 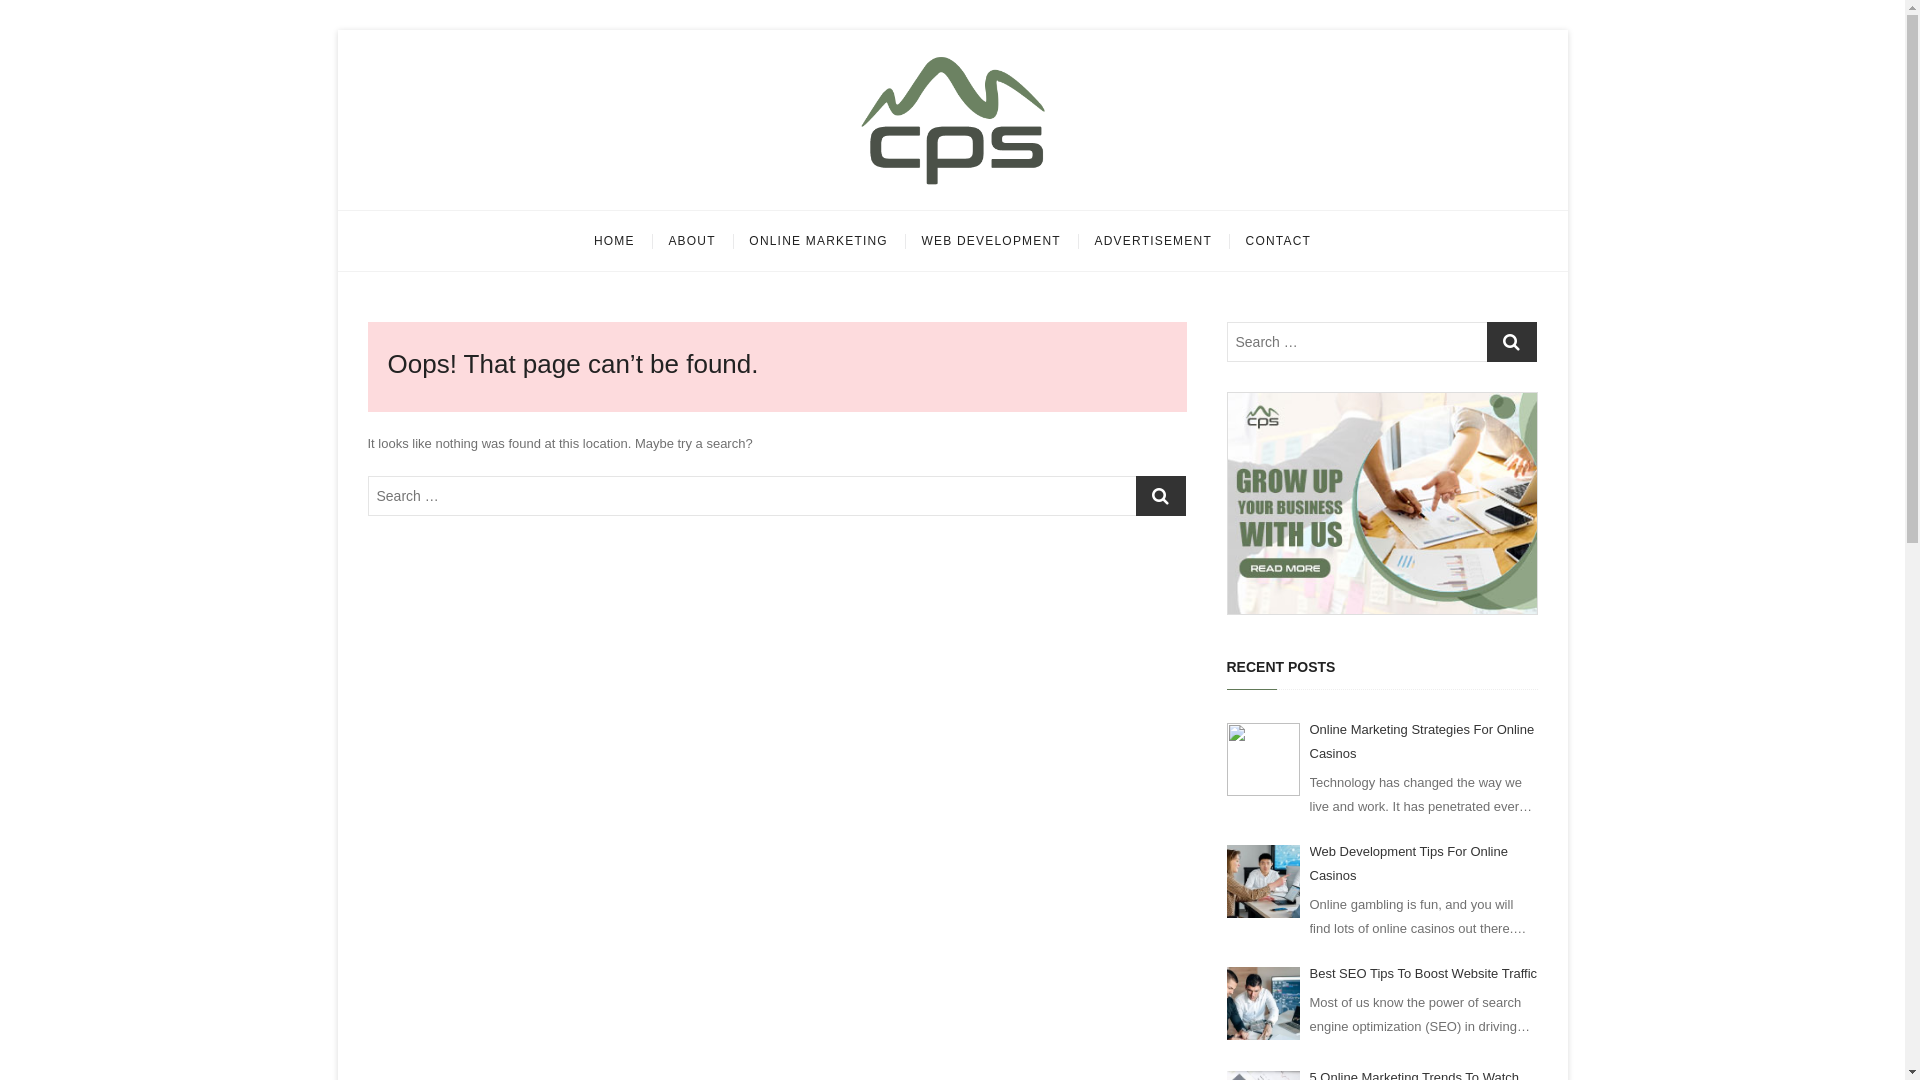 What do you see at coordinates (336, 29) in the screenshot?
I see `'Skip to content'` at bounding box center [336, 29].